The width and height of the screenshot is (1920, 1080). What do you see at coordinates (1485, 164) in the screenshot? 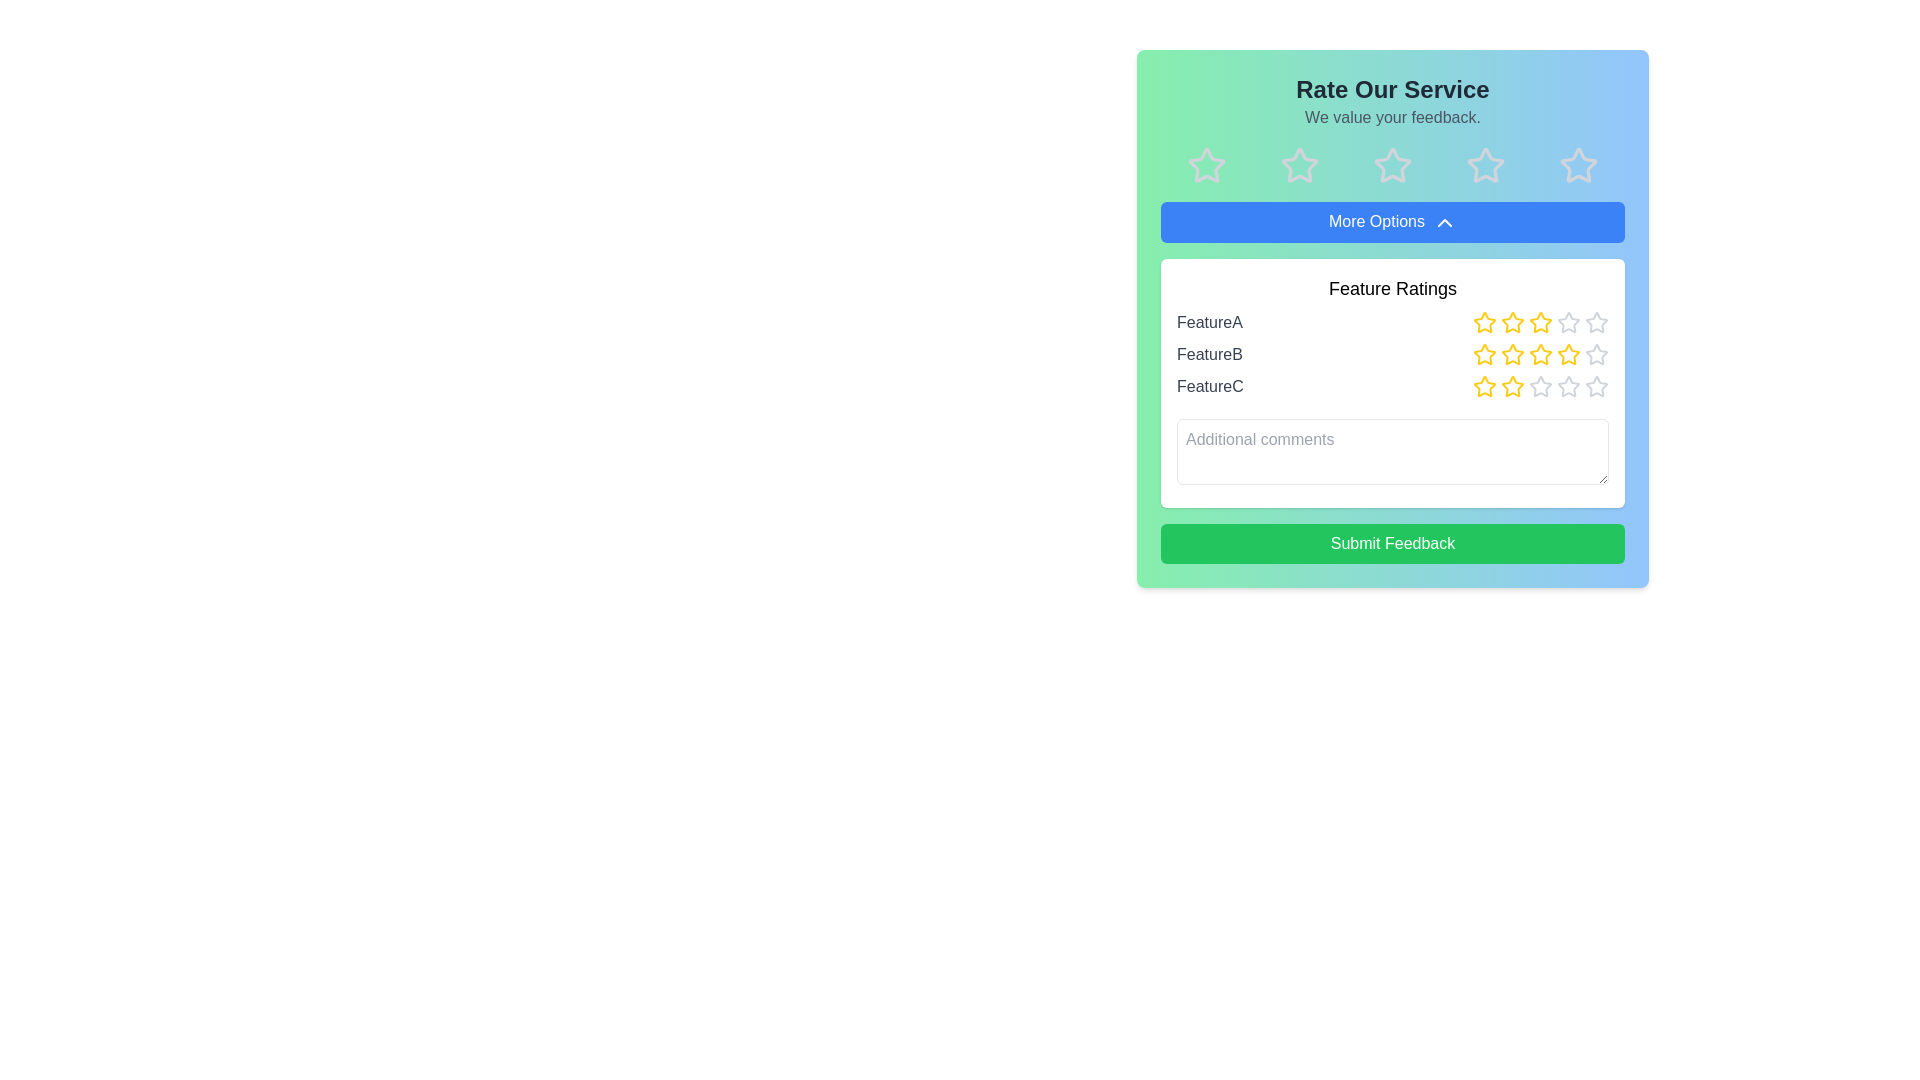
I see `the fourth star from the left in the rating interface` at bounding box center [1485, 164].